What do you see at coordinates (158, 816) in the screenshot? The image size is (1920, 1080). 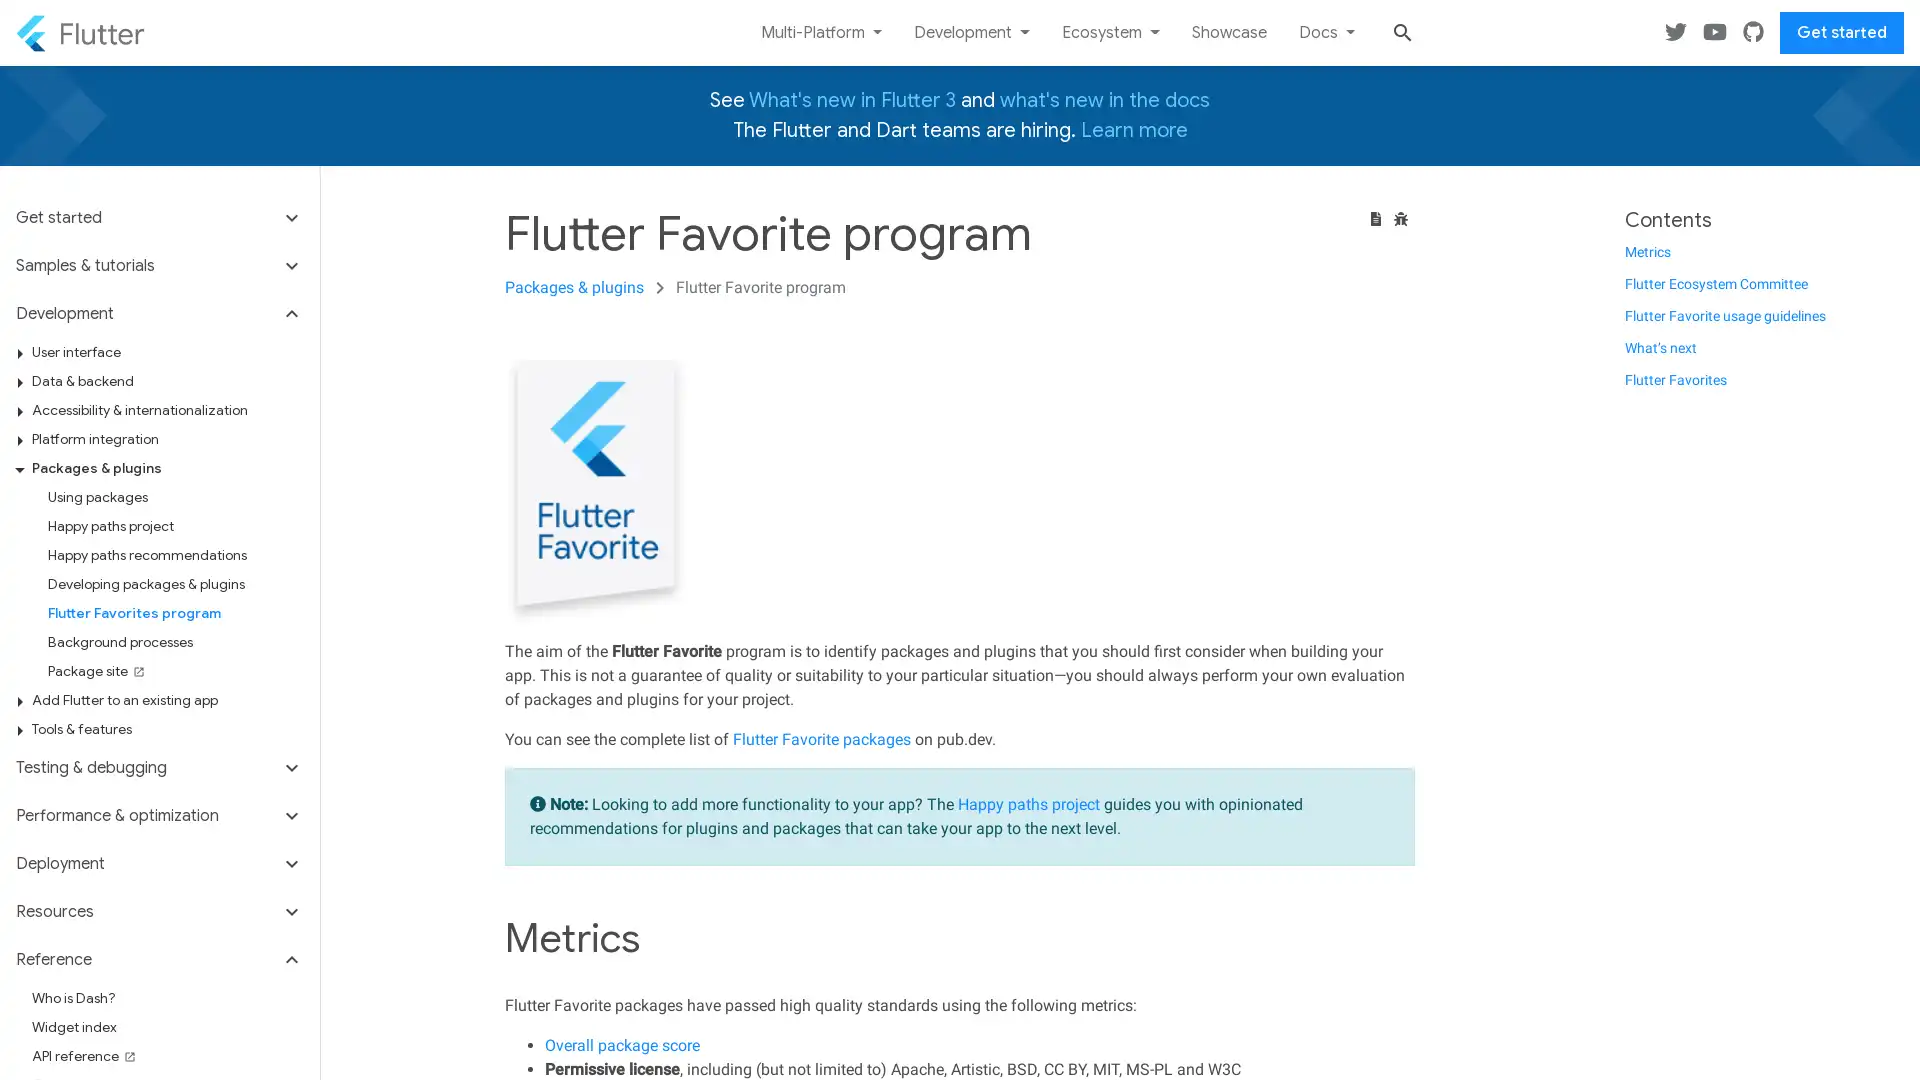 I see `Performance & optimization keyboard_arrow_down` at bounding box center [158, 816].